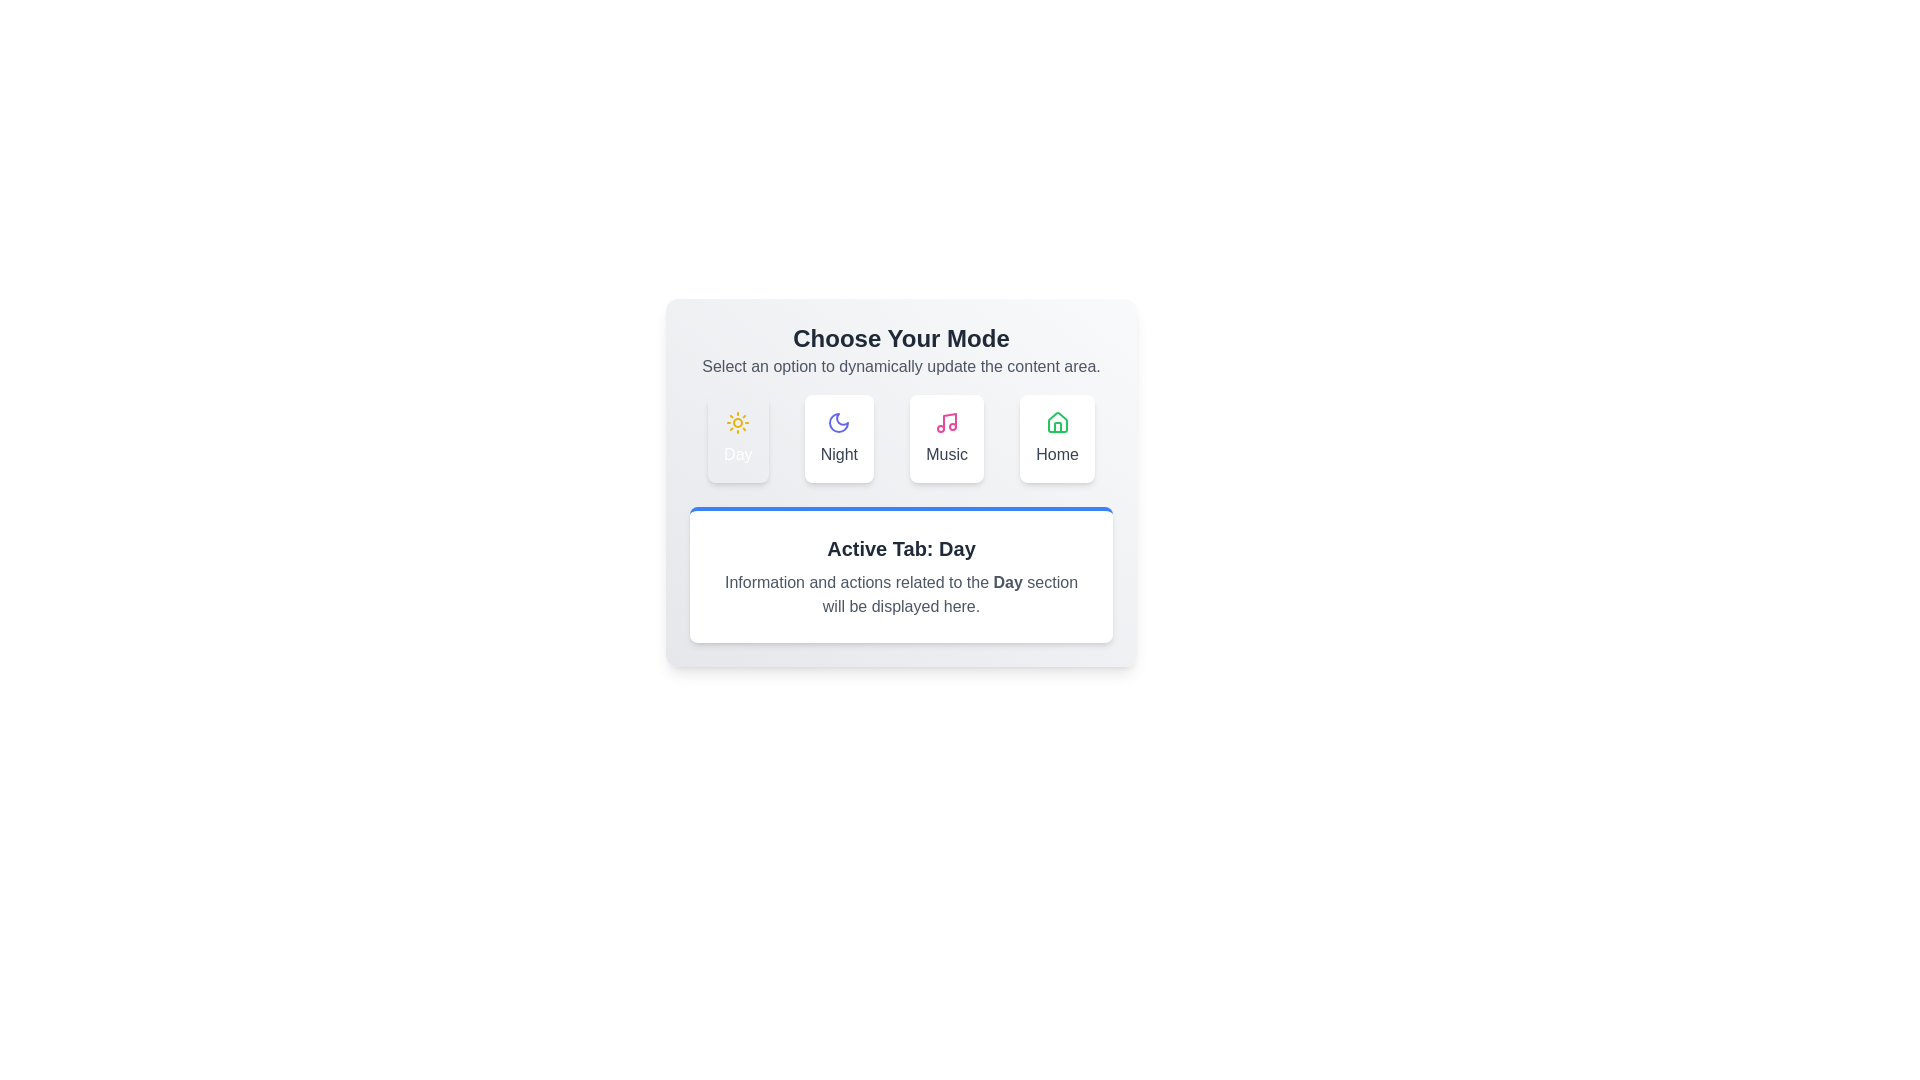  What do you see at coordinates (900, 574) in the screenshot?
I see `information displayed on the Informational display panel indicating the currently active tab ('Day') and providing relevant actions and details` at bounding box center [900, 574].